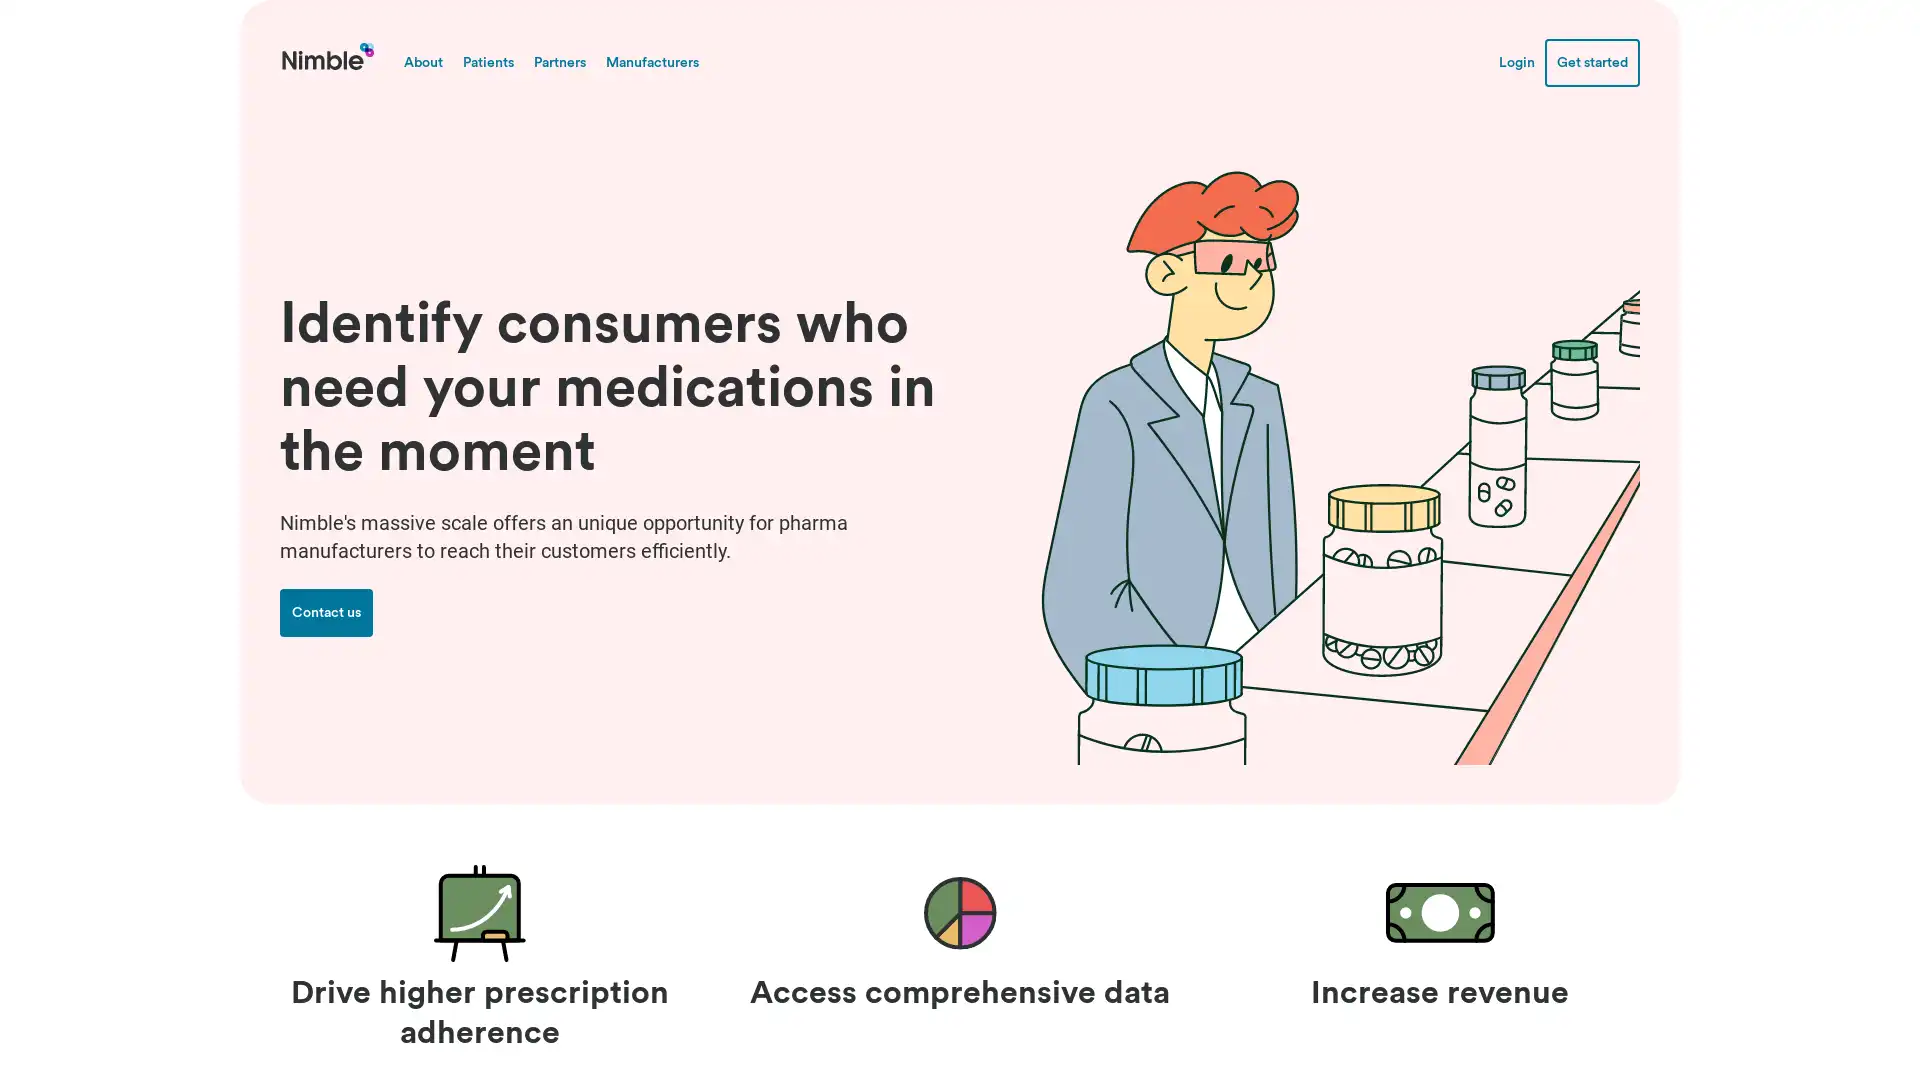  I want to click on Get started, so click(1591, 60).